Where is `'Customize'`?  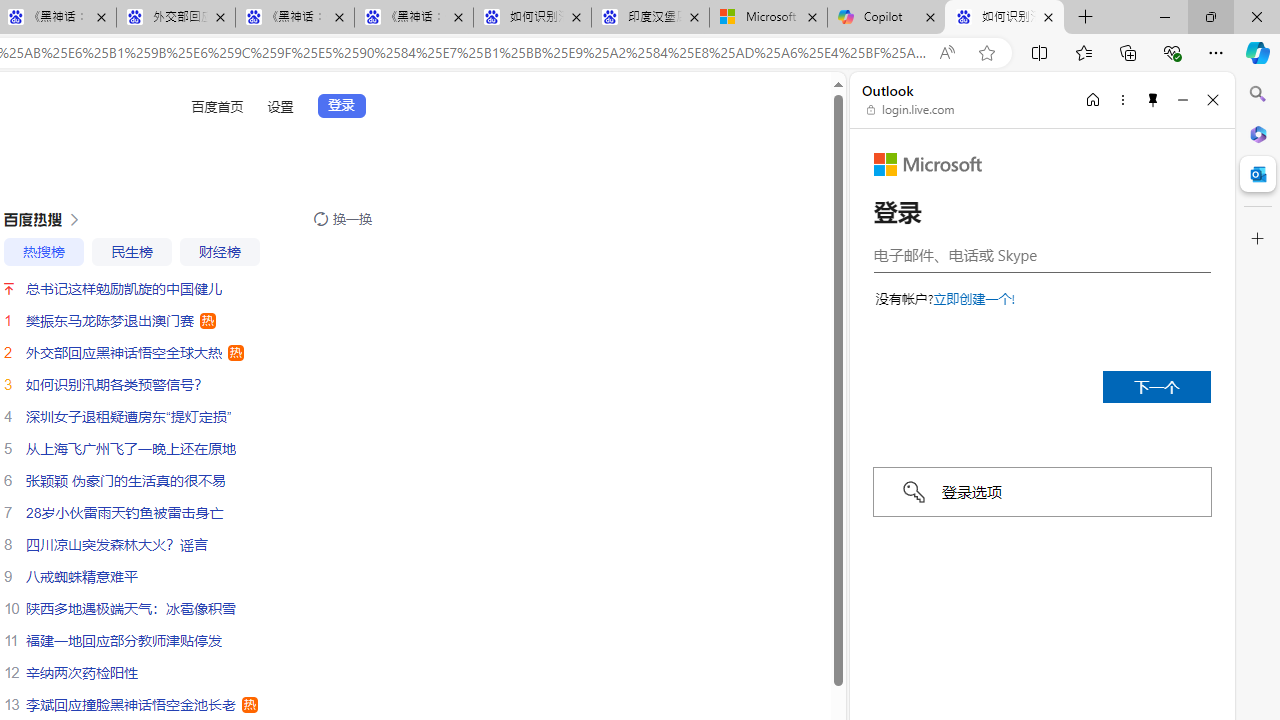 'Customize' is located at coordinates (1257, 238).